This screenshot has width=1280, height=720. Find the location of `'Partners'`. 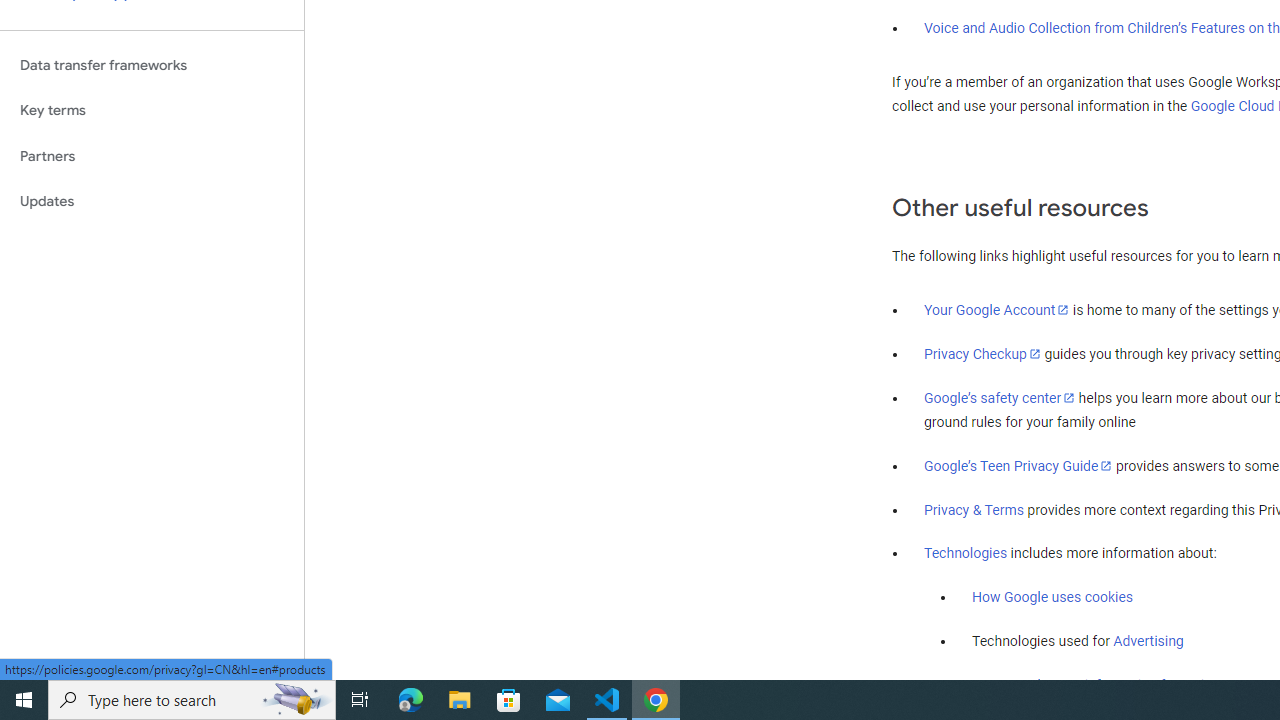

'Partners' is located at coordinates (151, 155).